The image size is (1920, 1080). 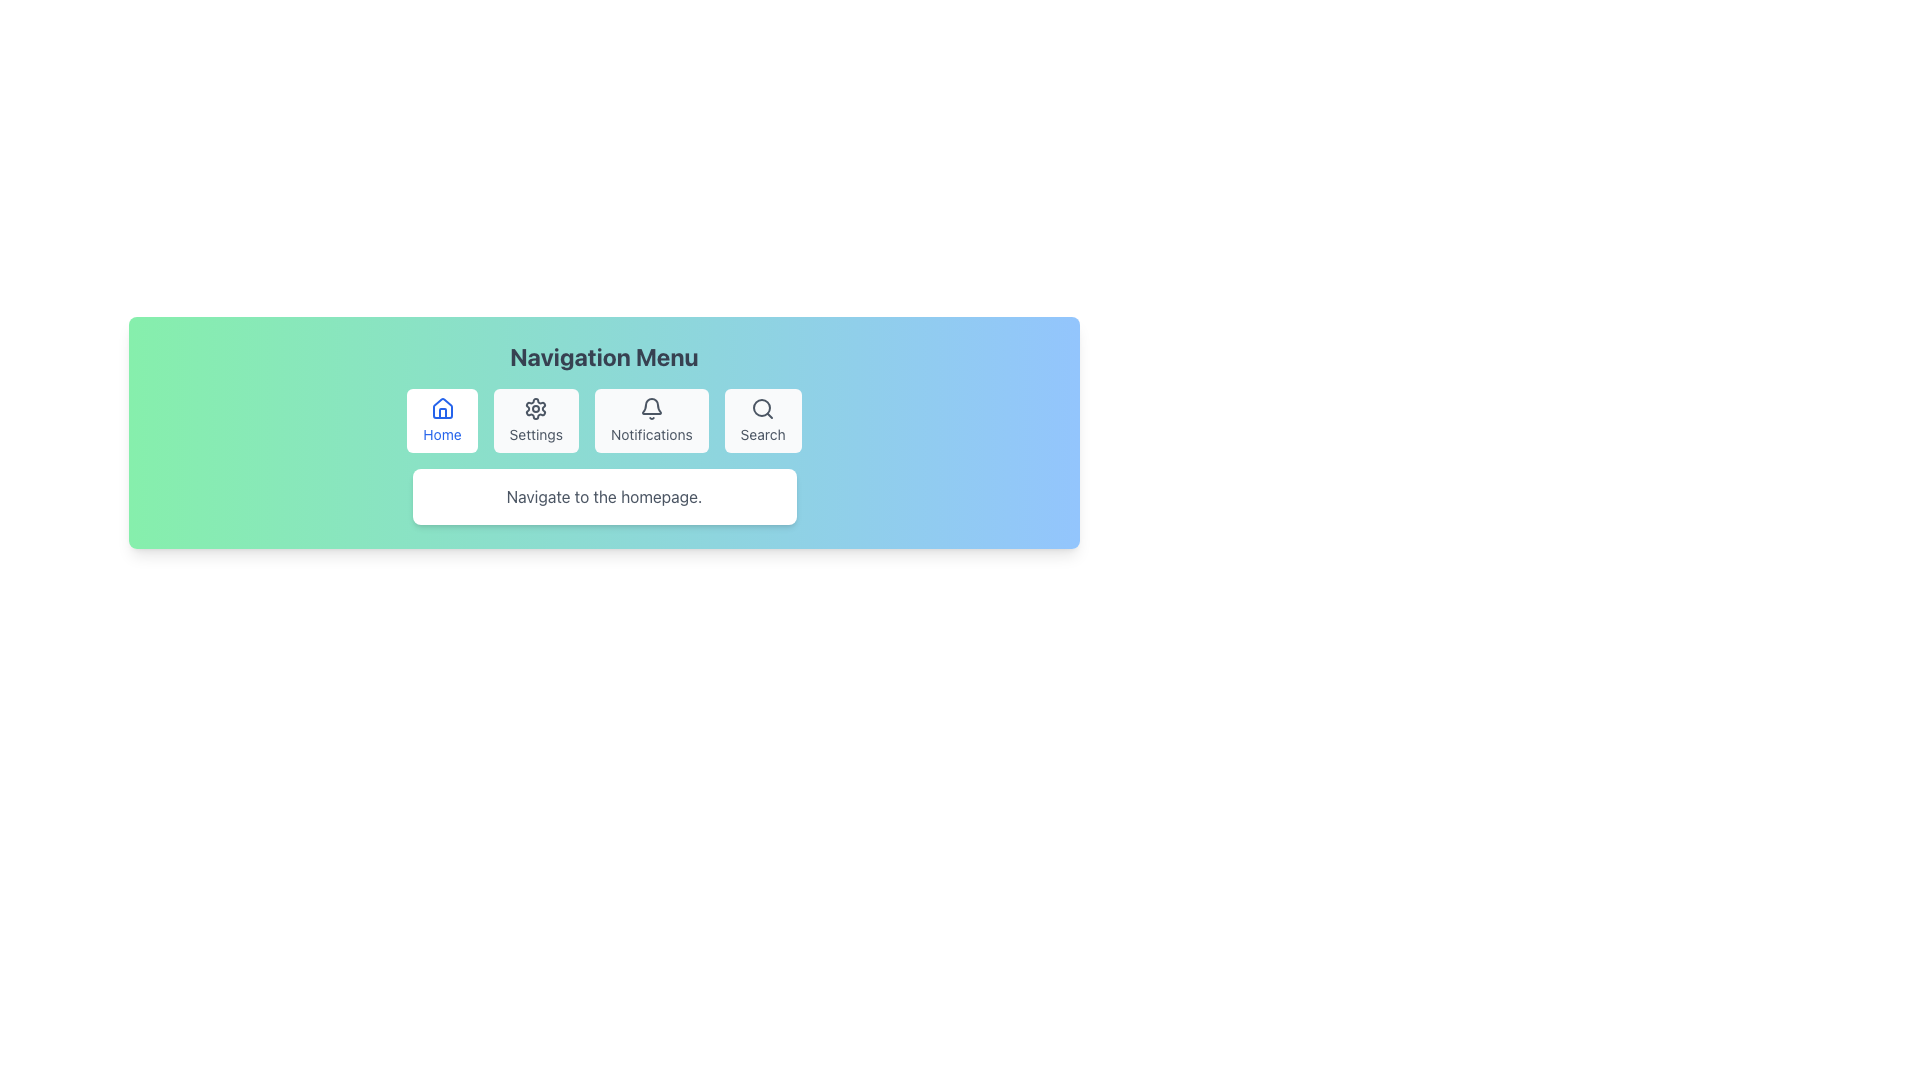 What do you see at coordinates (441, 419) in the screenshot?
I see `the 'Home' button in the navigation menu for keyboard navigation` at bounding box center [441, 419].